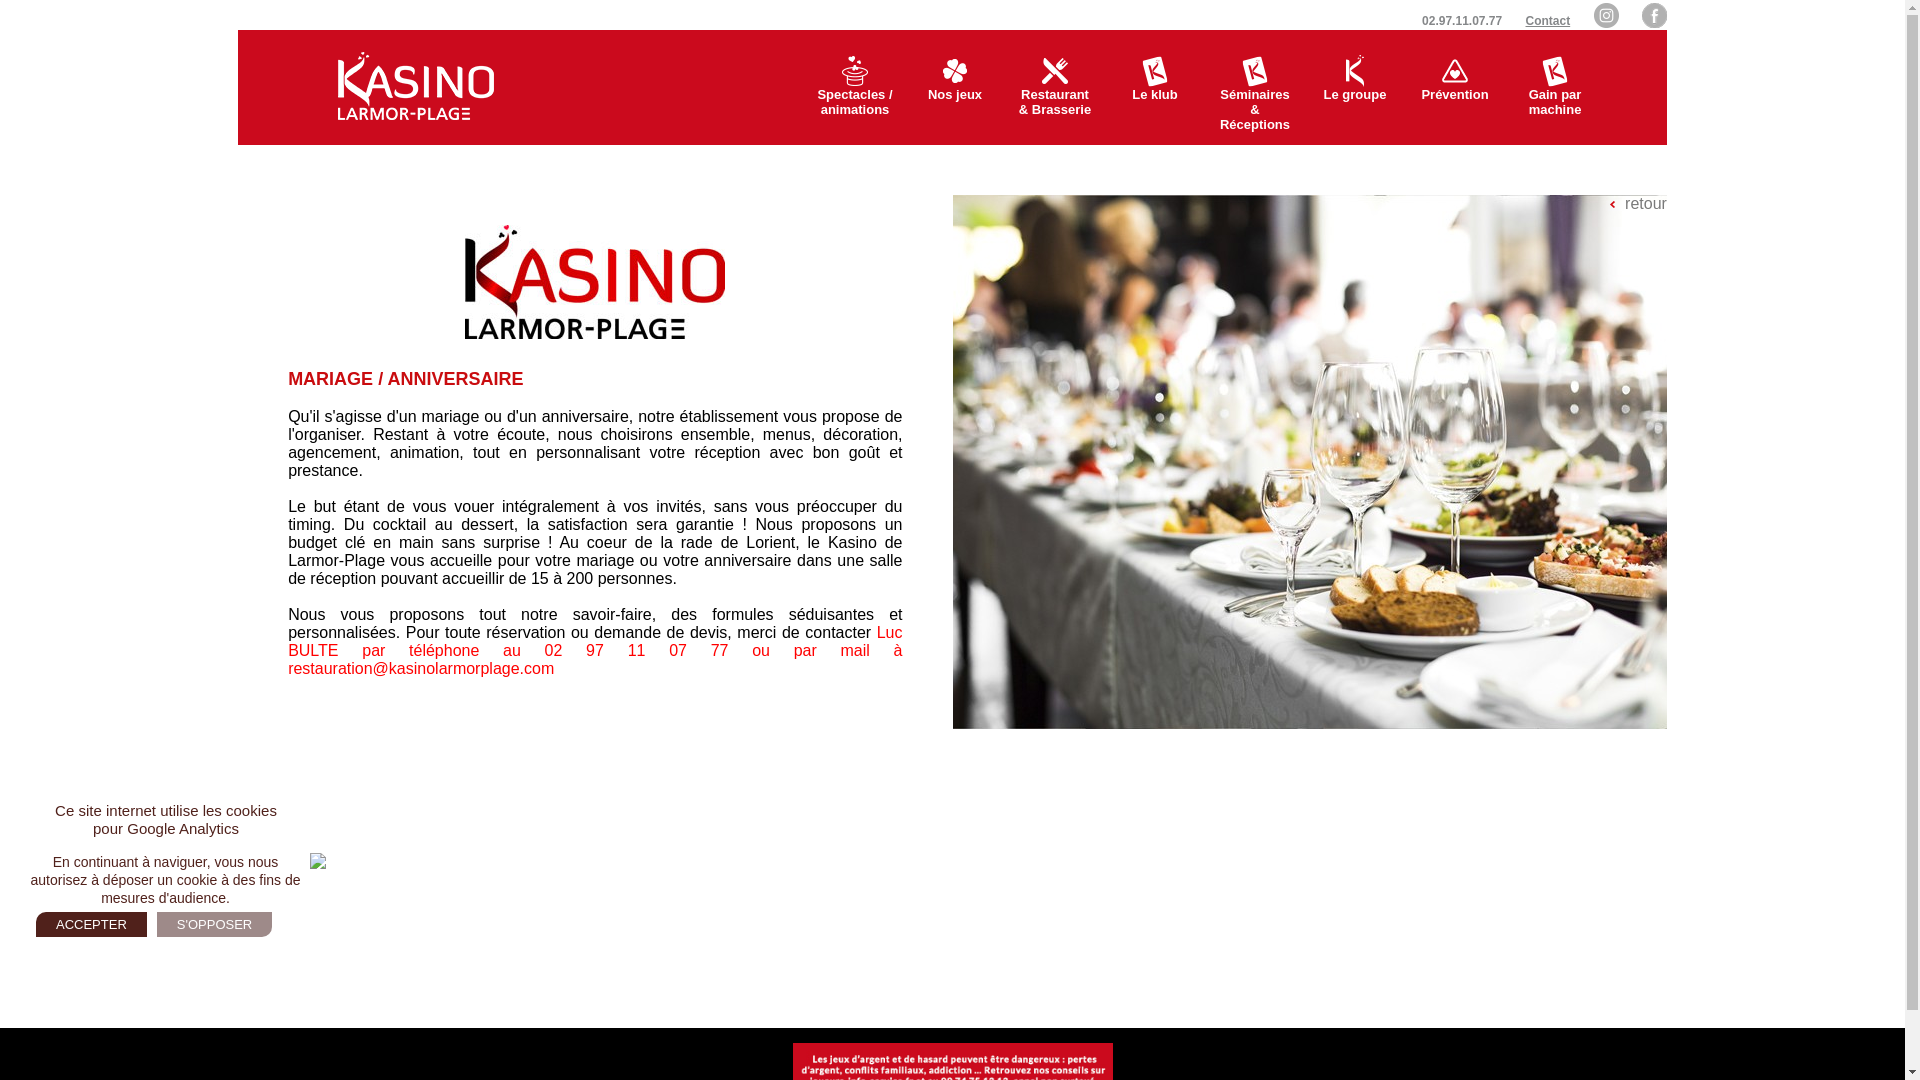  Describe the element at coordinates (1547, 20) in the screenshot. I see `'Contact'` at that location.